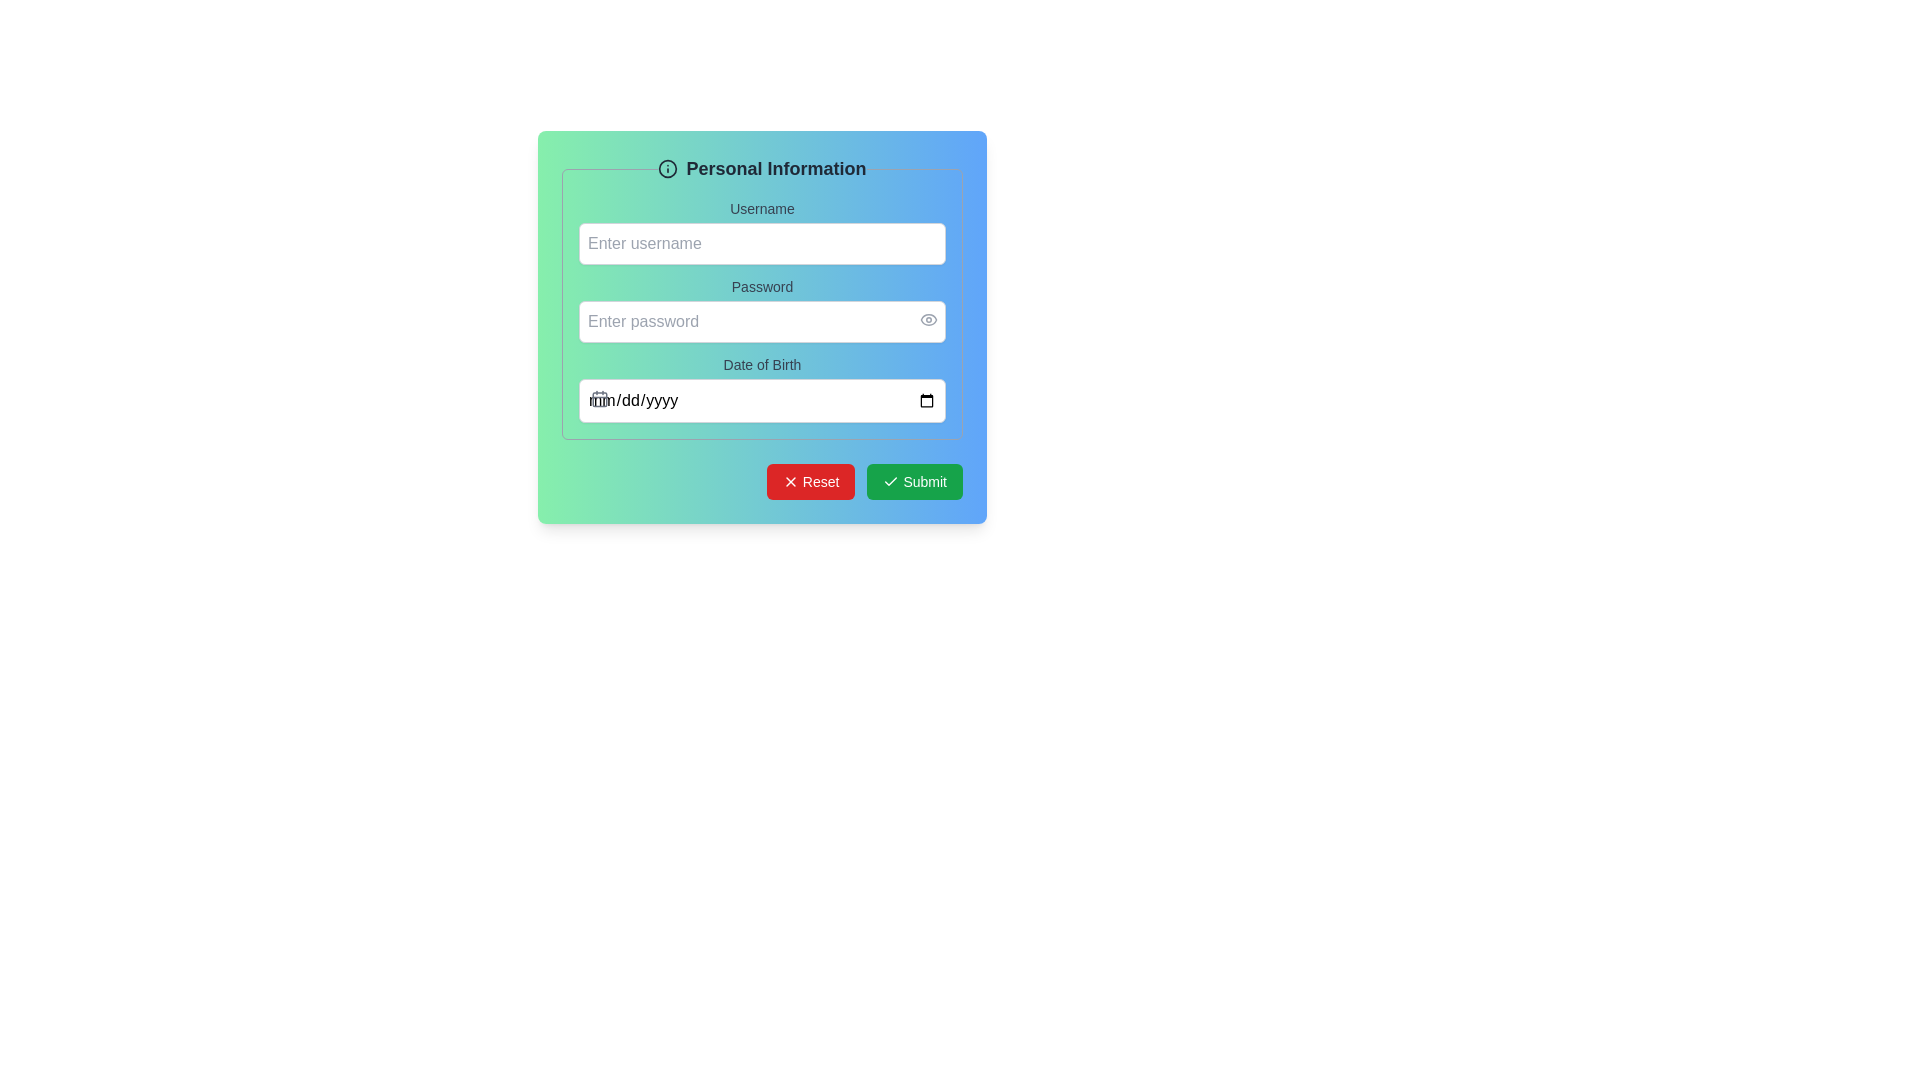 The width and height of the screenshot is (1920, 1080). What do you see at coordinates (928, 319) in the screenshot?
I see `the eye icon located in the right section of the 'Password' input field` at bounding box center [928, 319].